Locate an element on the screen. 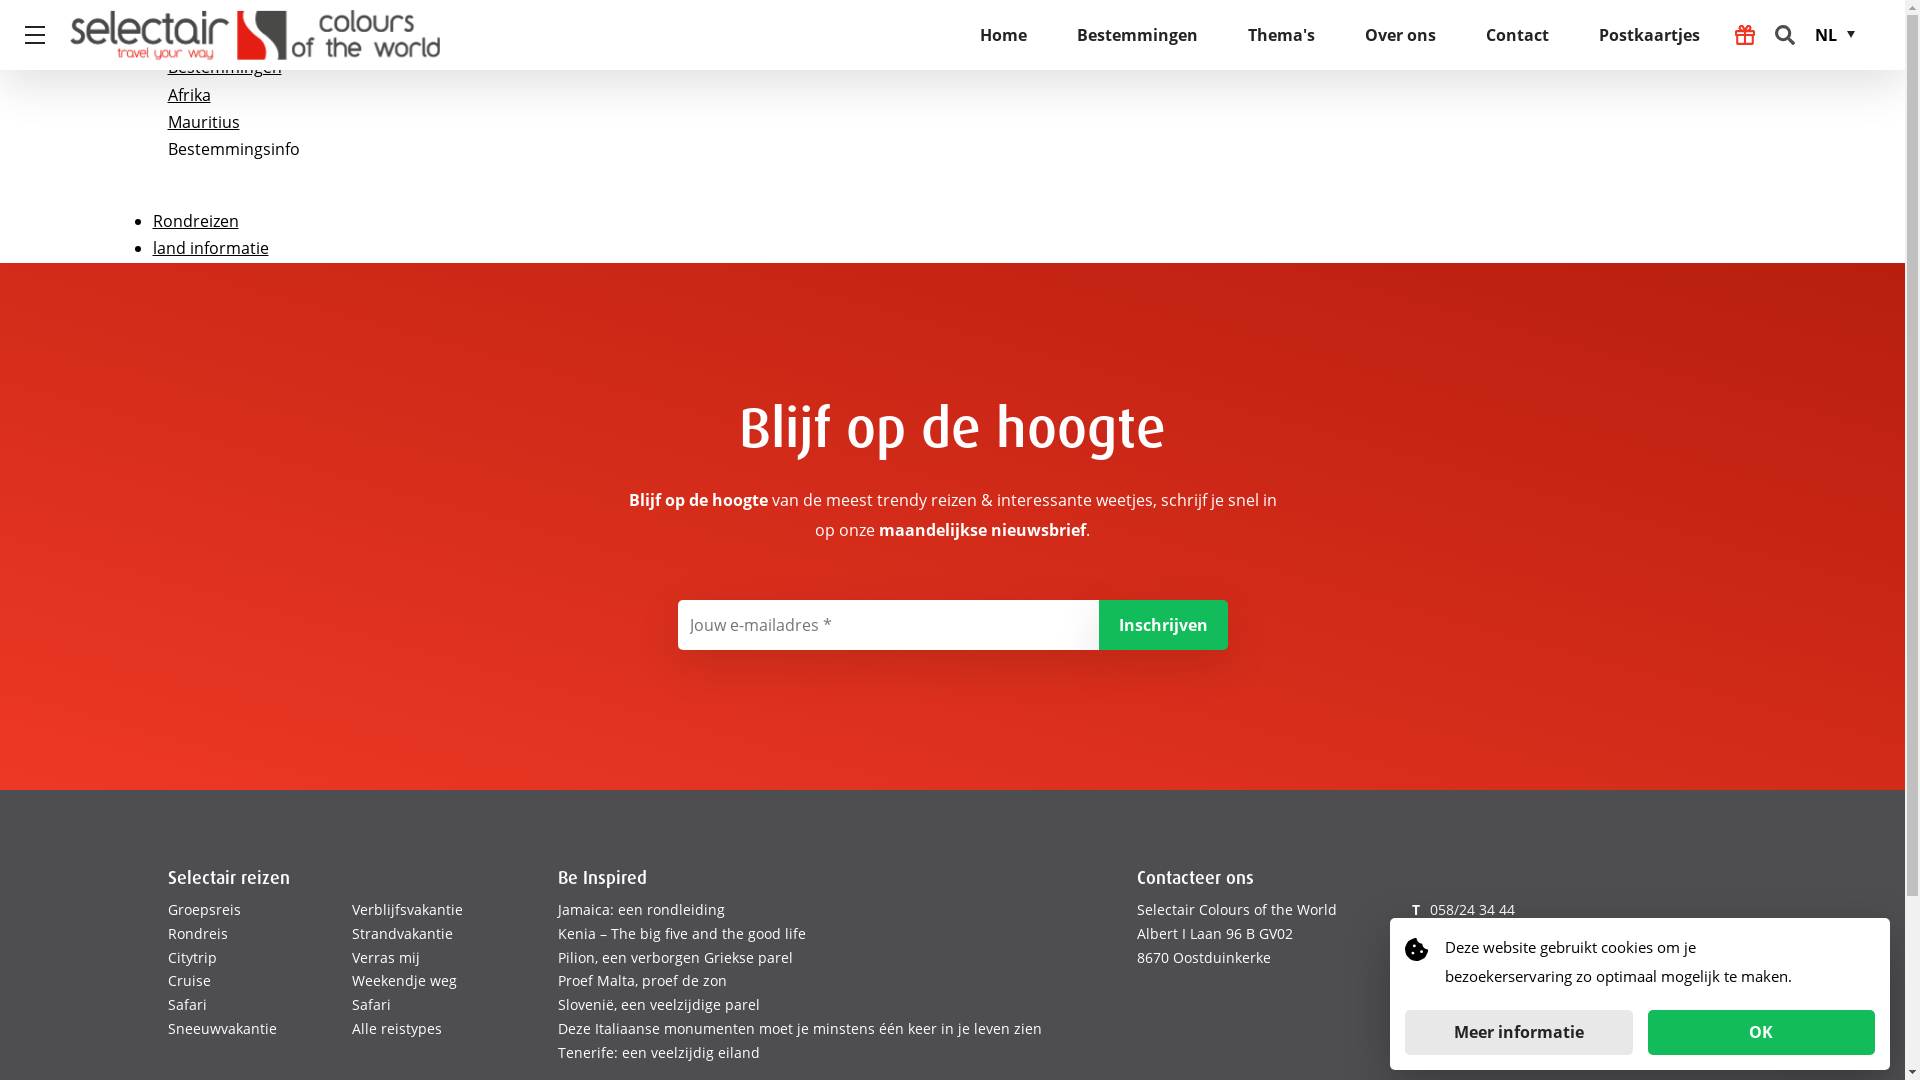 This screenshot has height=1080, width=1920. 'Sneeuwvakantie' is located at coordinates (222, 1028).